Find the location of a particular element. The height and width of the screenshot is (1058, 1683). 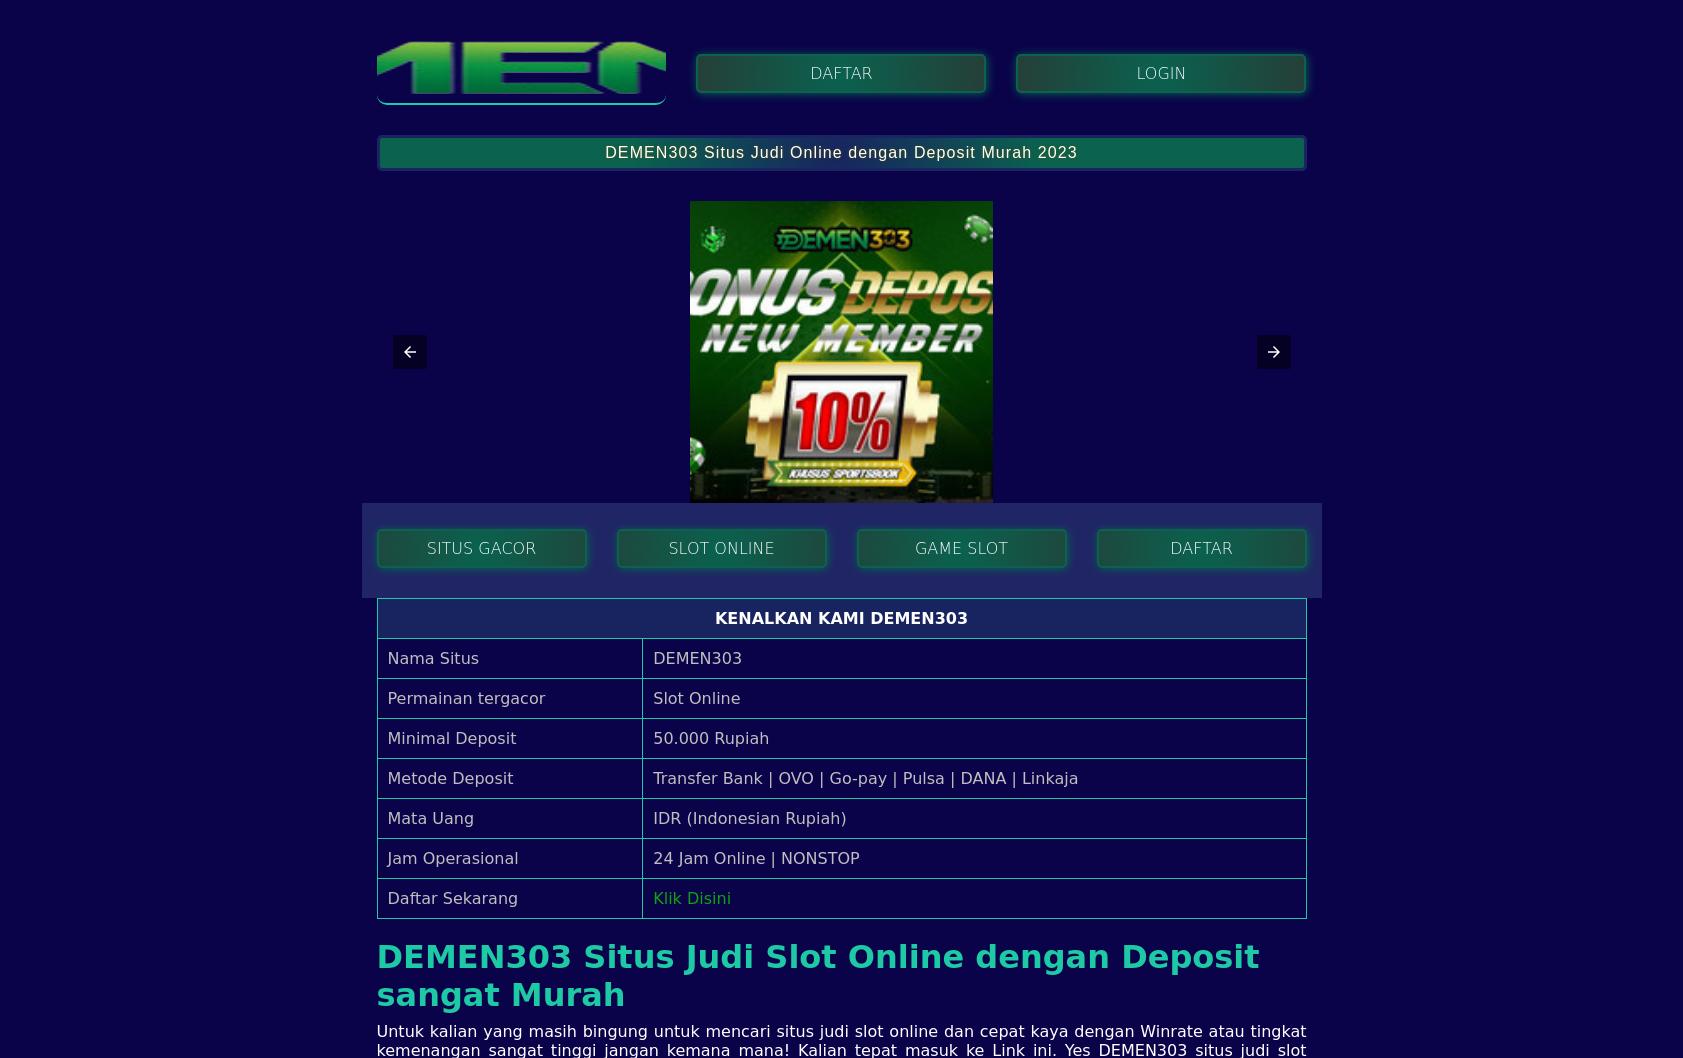

'DEMEN303 Situs Judi Online dengan Deposit Murah 2023' is located at coordinates (839, 150).